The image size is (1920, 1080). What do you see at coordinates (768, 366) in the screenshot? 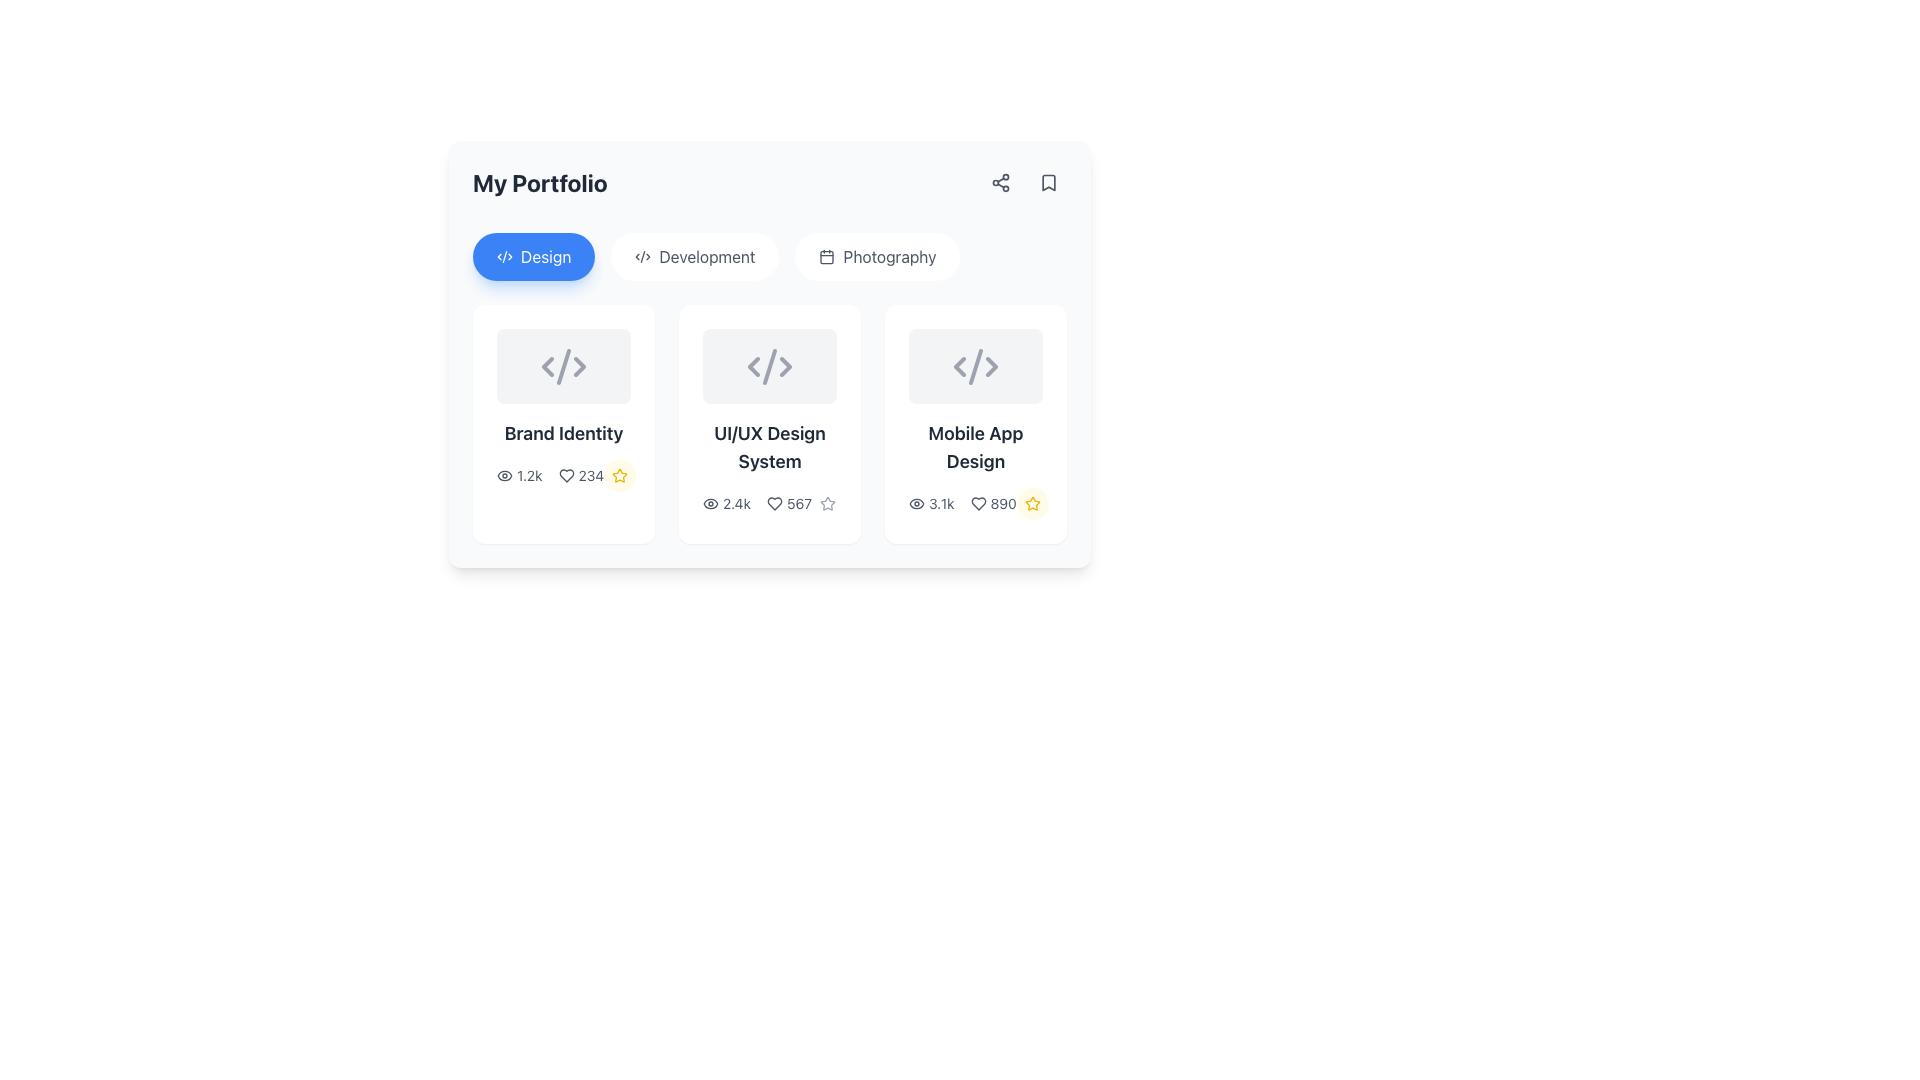
I see `the coding symbol icon represented by a pair of angle brackets with a forward slash between them, located in the middle card of the horizontal list labeled 'UI/UX Design System'` at bounding box center [768, 366].